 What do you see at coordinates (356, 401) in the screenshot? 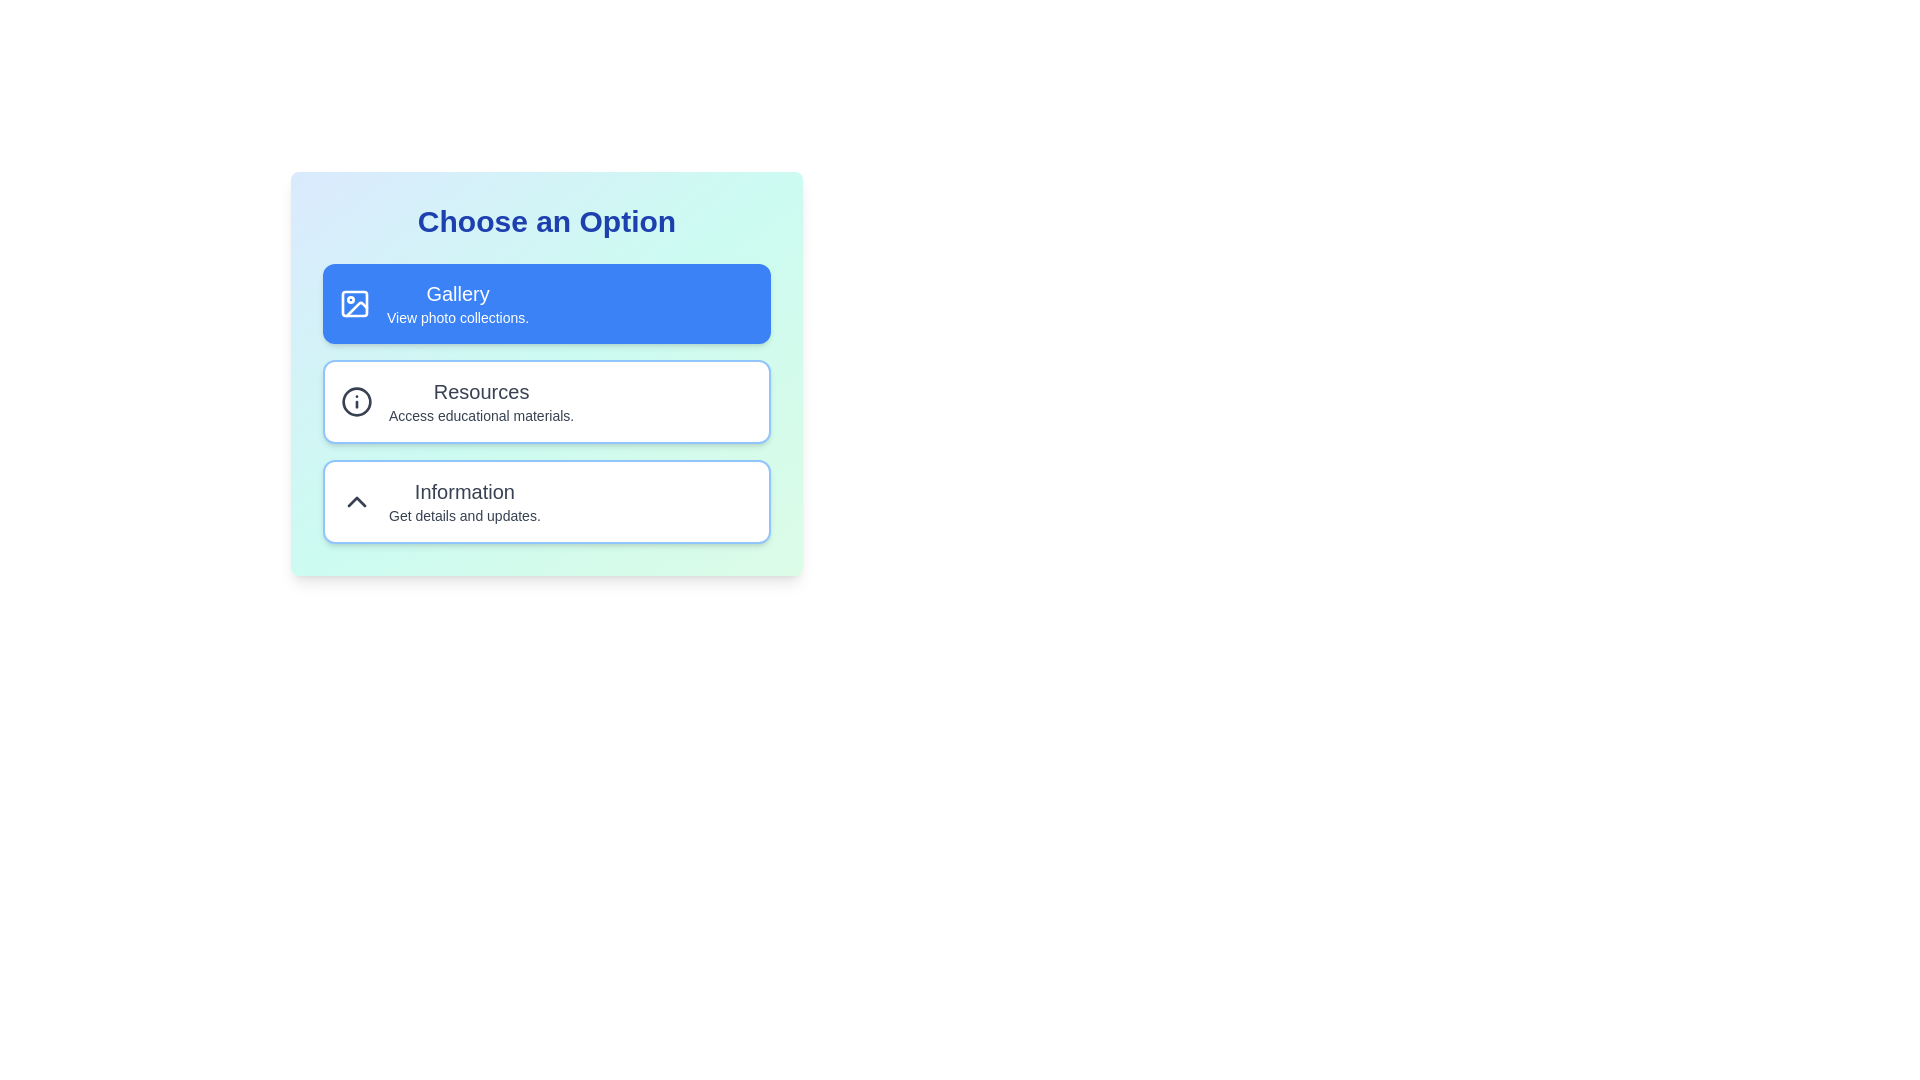
I see `the help icon located on the far left of the 'Resources' card, which is the second card from the top in the options section` at bounding box center [356, 401].